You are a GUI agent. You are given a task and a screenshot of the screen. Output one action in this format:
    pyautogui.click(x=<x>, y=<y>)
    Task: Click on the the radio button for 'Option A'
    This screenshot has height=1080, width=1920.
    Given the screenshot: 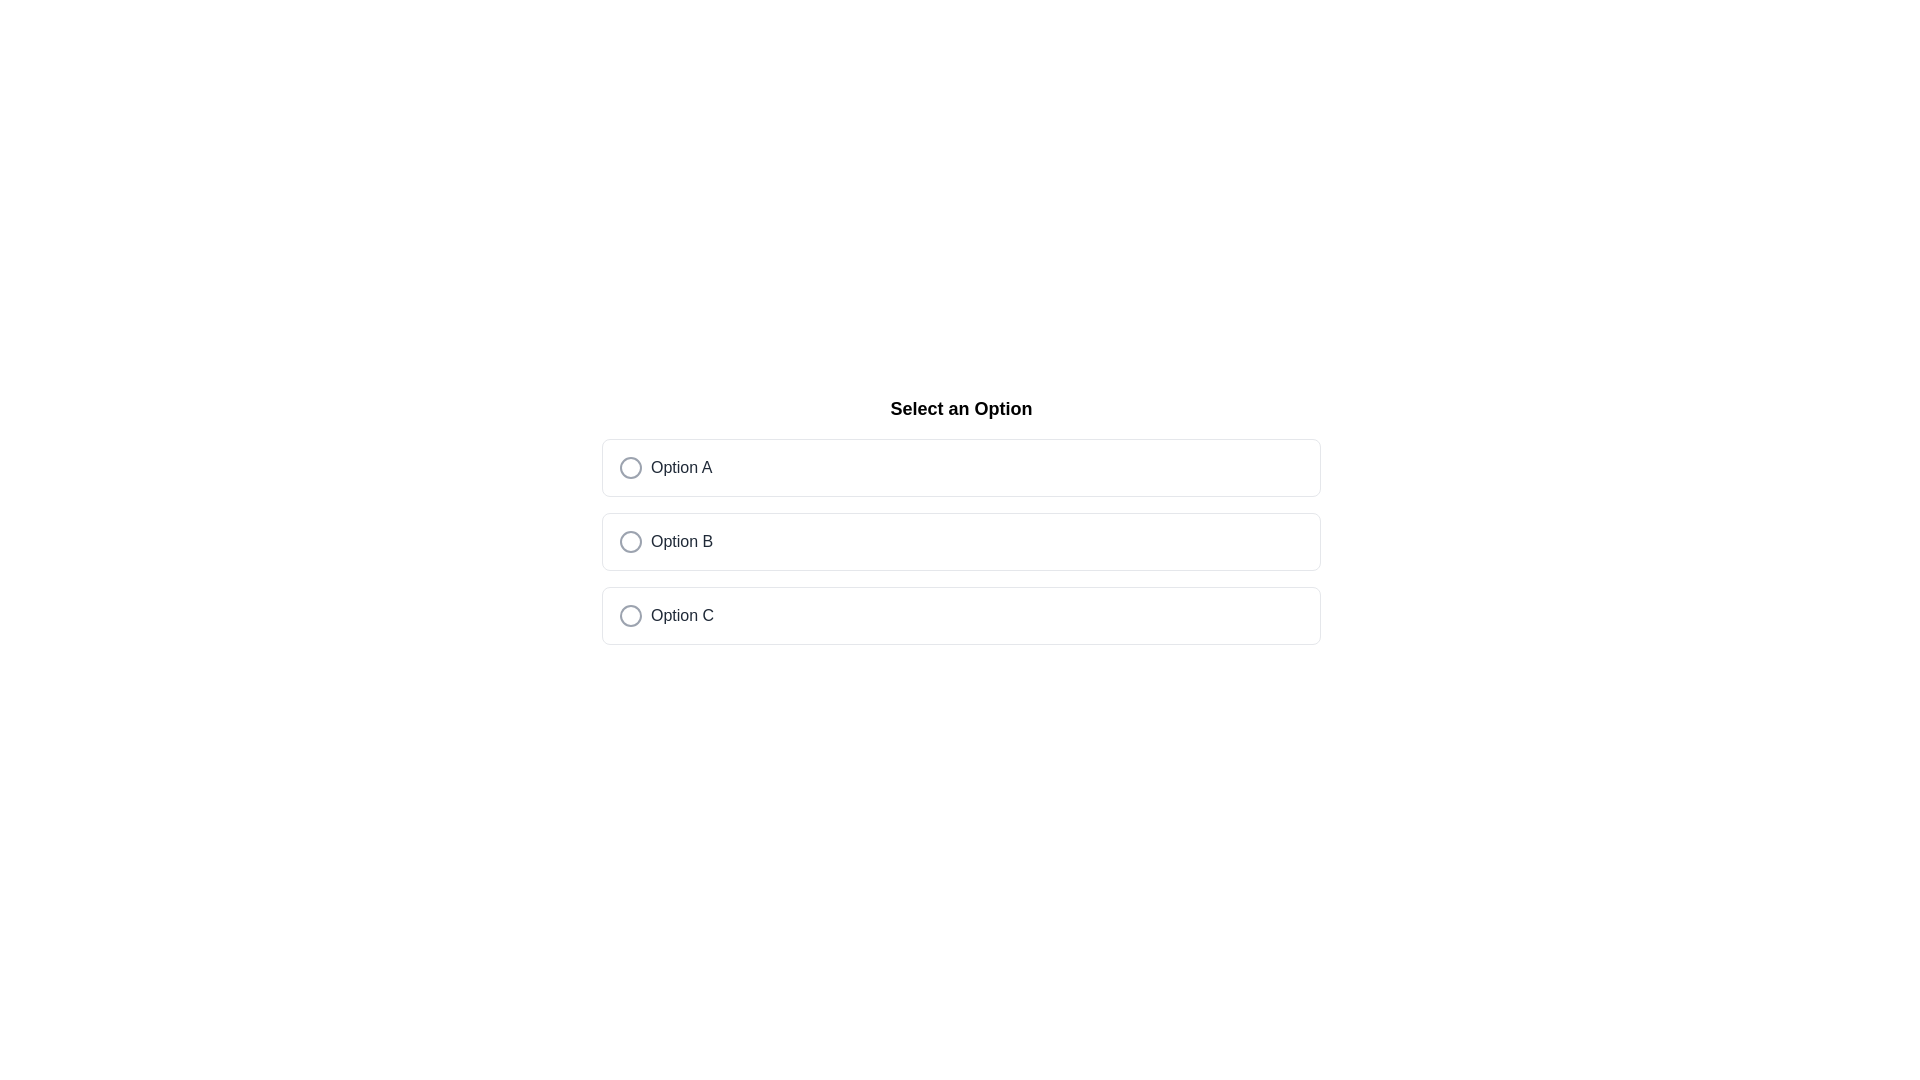 What is the action you would take?
    pyautogui.click(x=629, y=467)
    